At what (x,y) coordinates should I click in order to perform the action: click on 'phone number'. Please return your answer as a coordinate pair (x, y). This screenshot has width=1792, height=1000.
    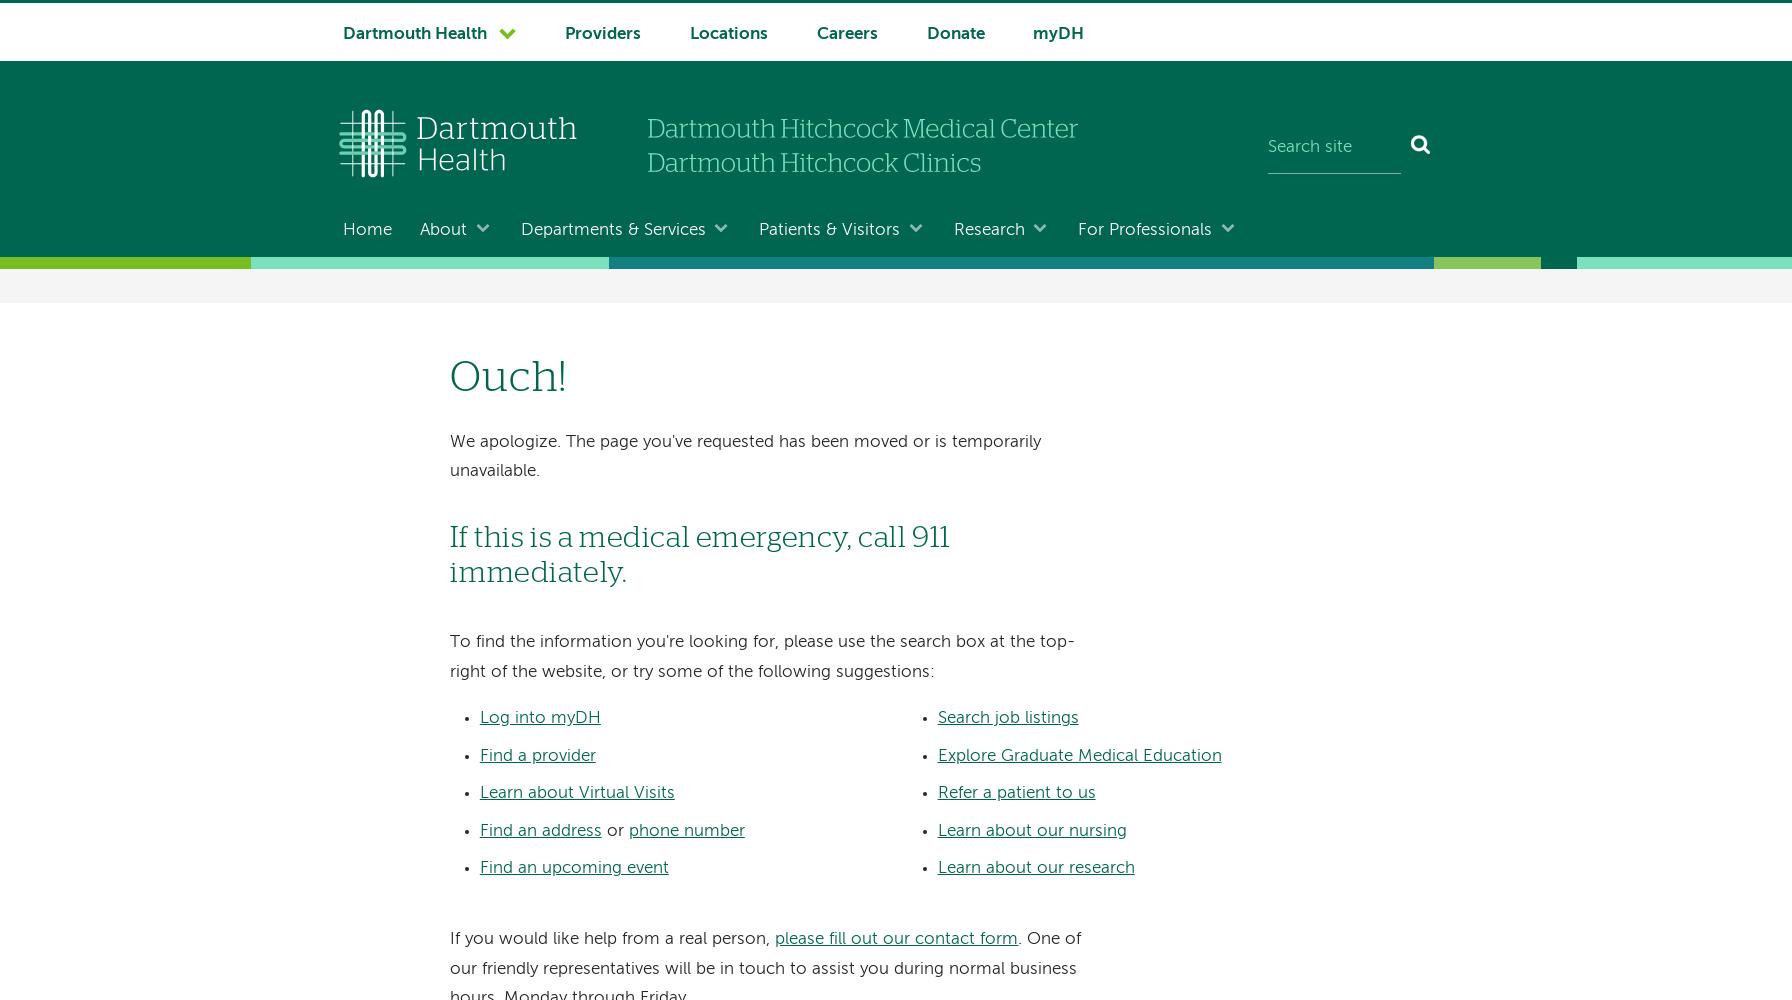
    Looking at the image, I should click on (685, 829).